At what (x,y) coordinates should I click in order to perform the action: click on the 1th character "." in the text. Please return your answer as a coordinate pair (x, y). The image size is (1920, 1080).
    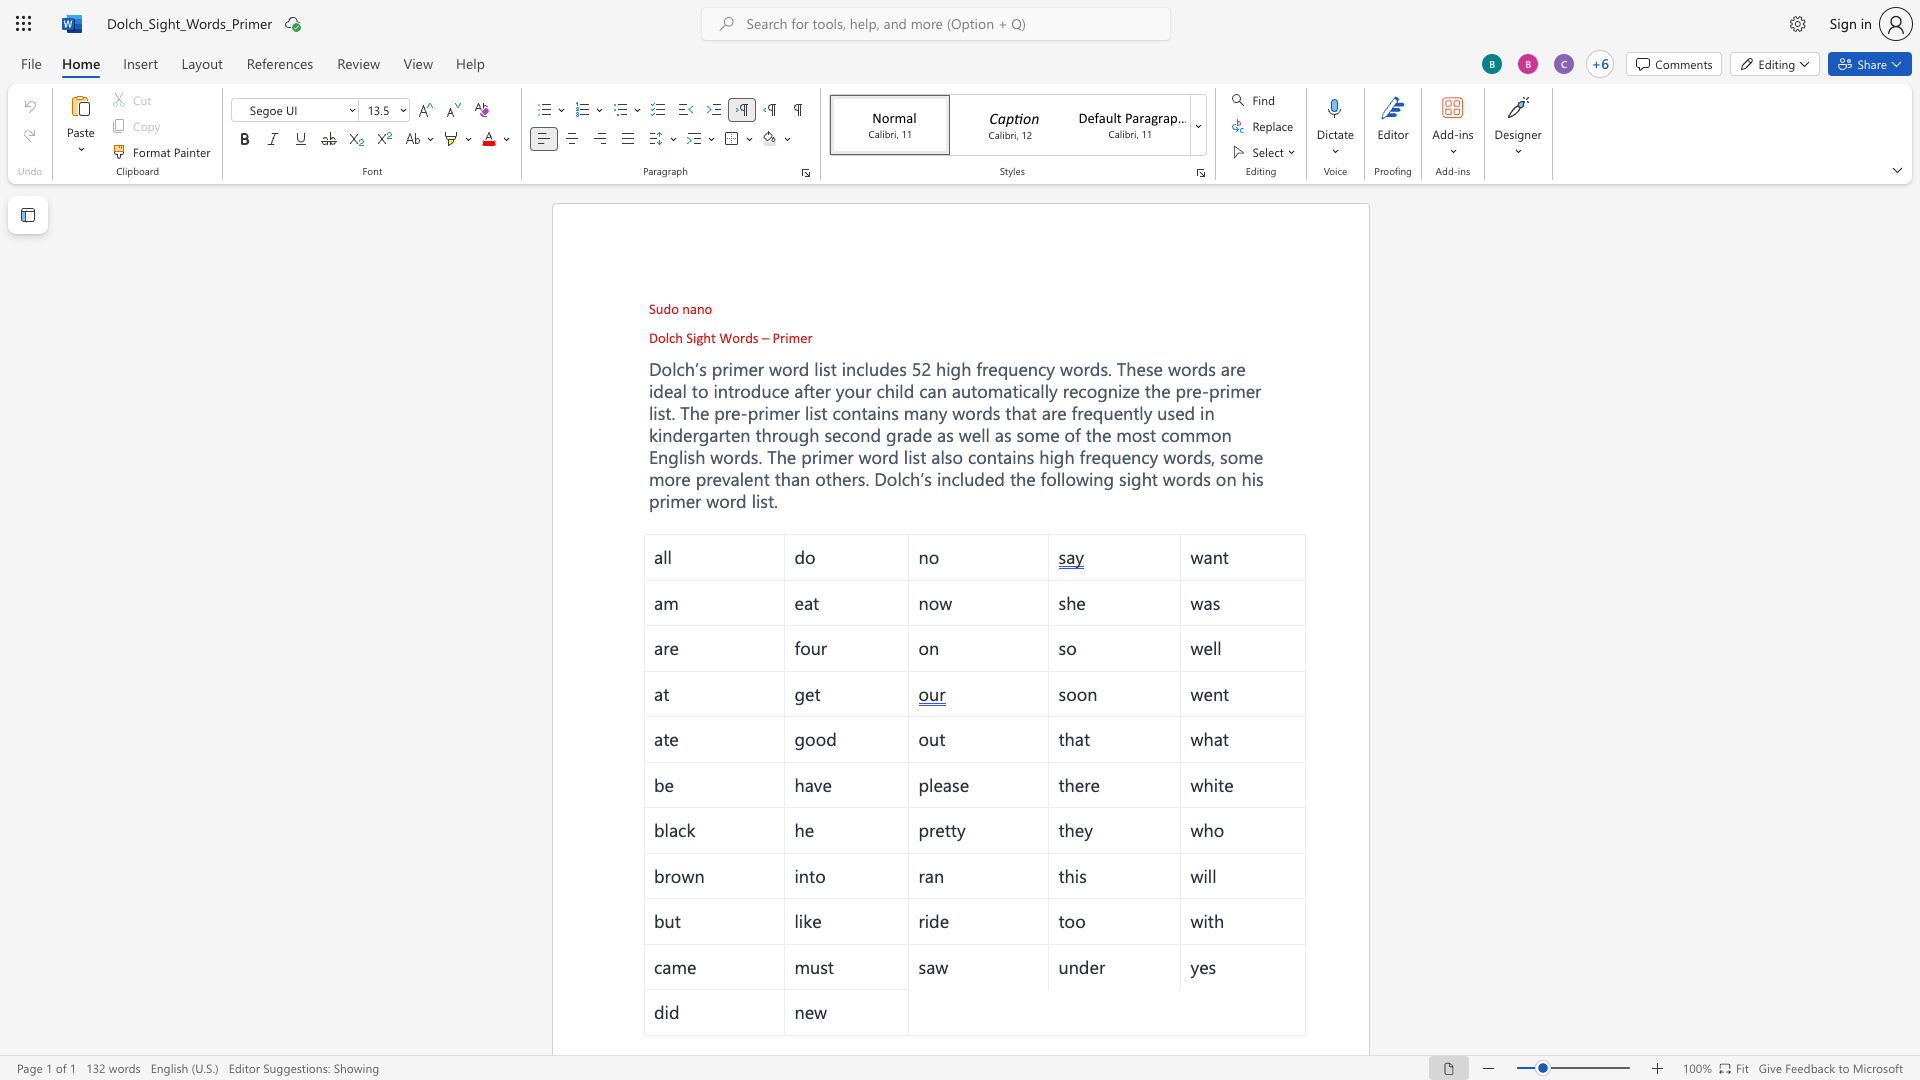
    Looking at the image, I should click on (867, 478).